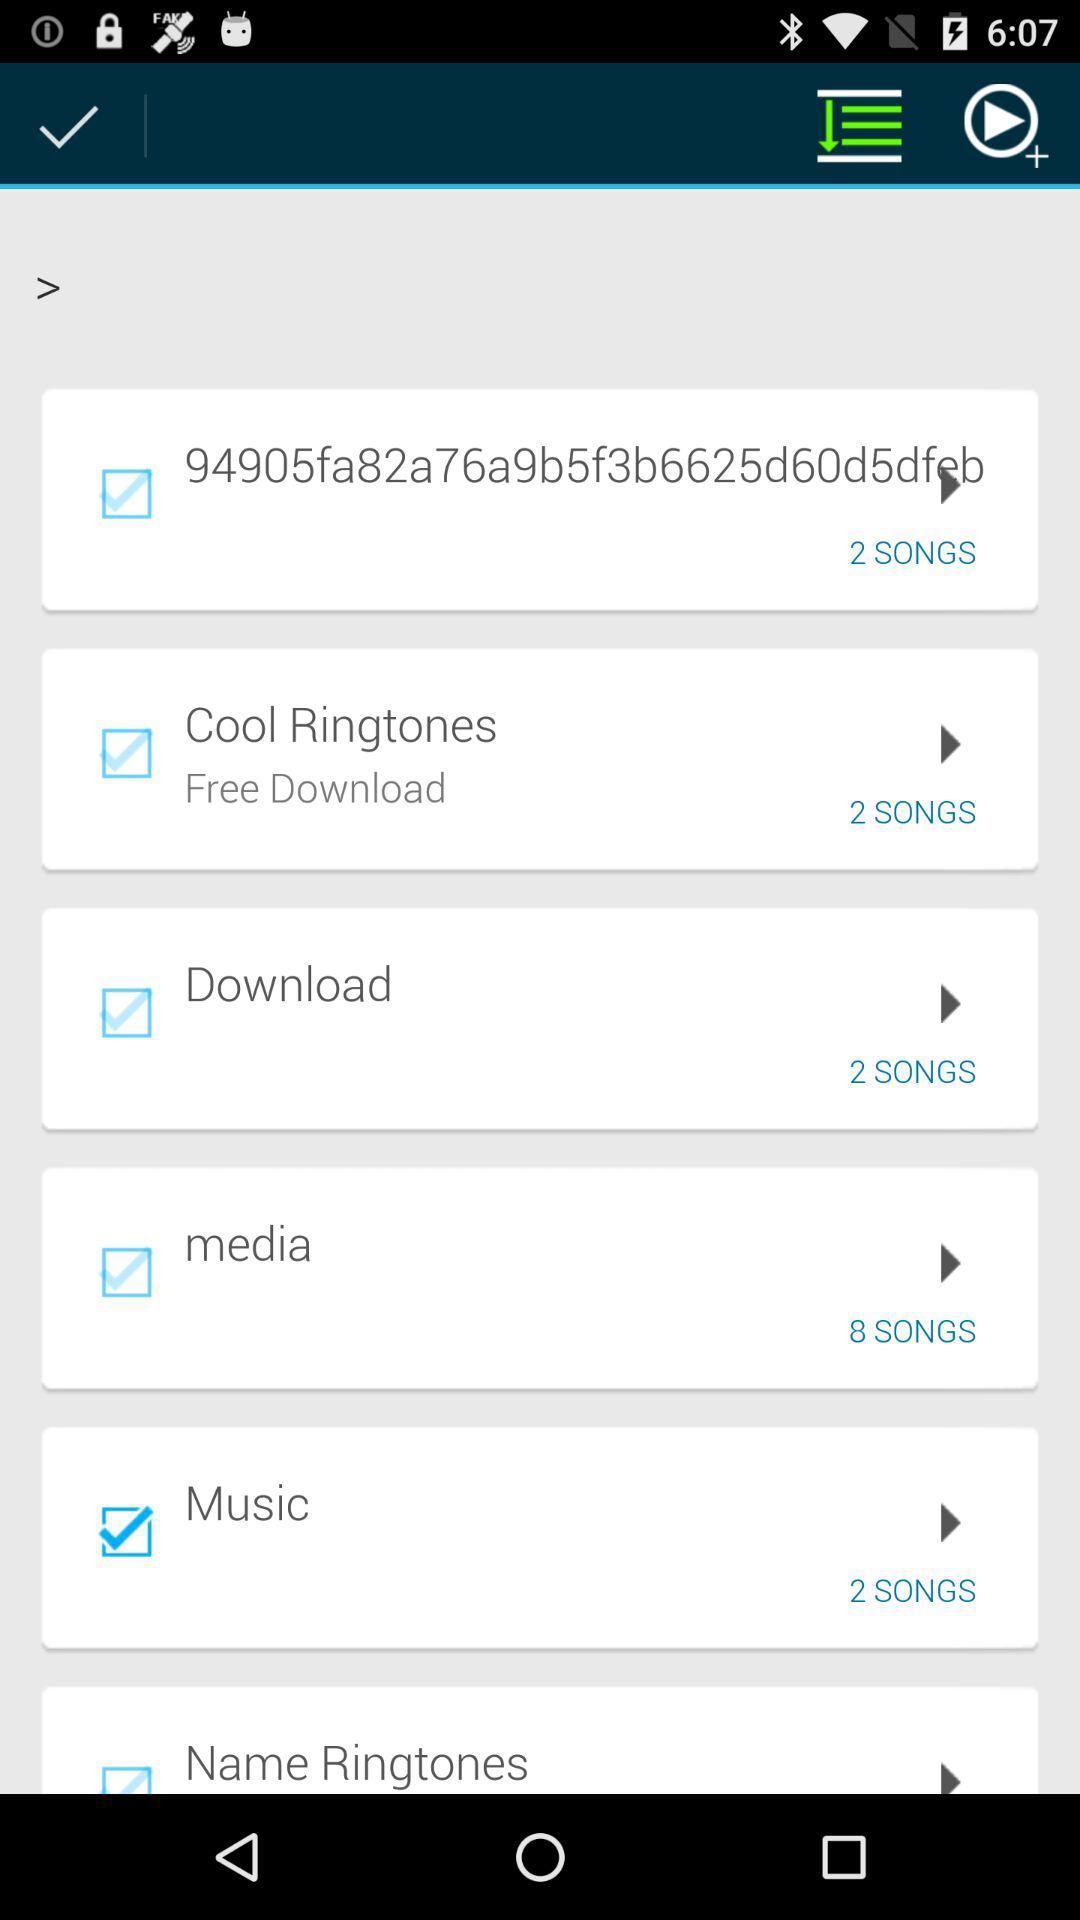 Image resolution: width=1080 pixels, height=1920 pixels. Describe the element at coordinates (919, 1330) in the screenshot. I see `8 songs item` at that location.